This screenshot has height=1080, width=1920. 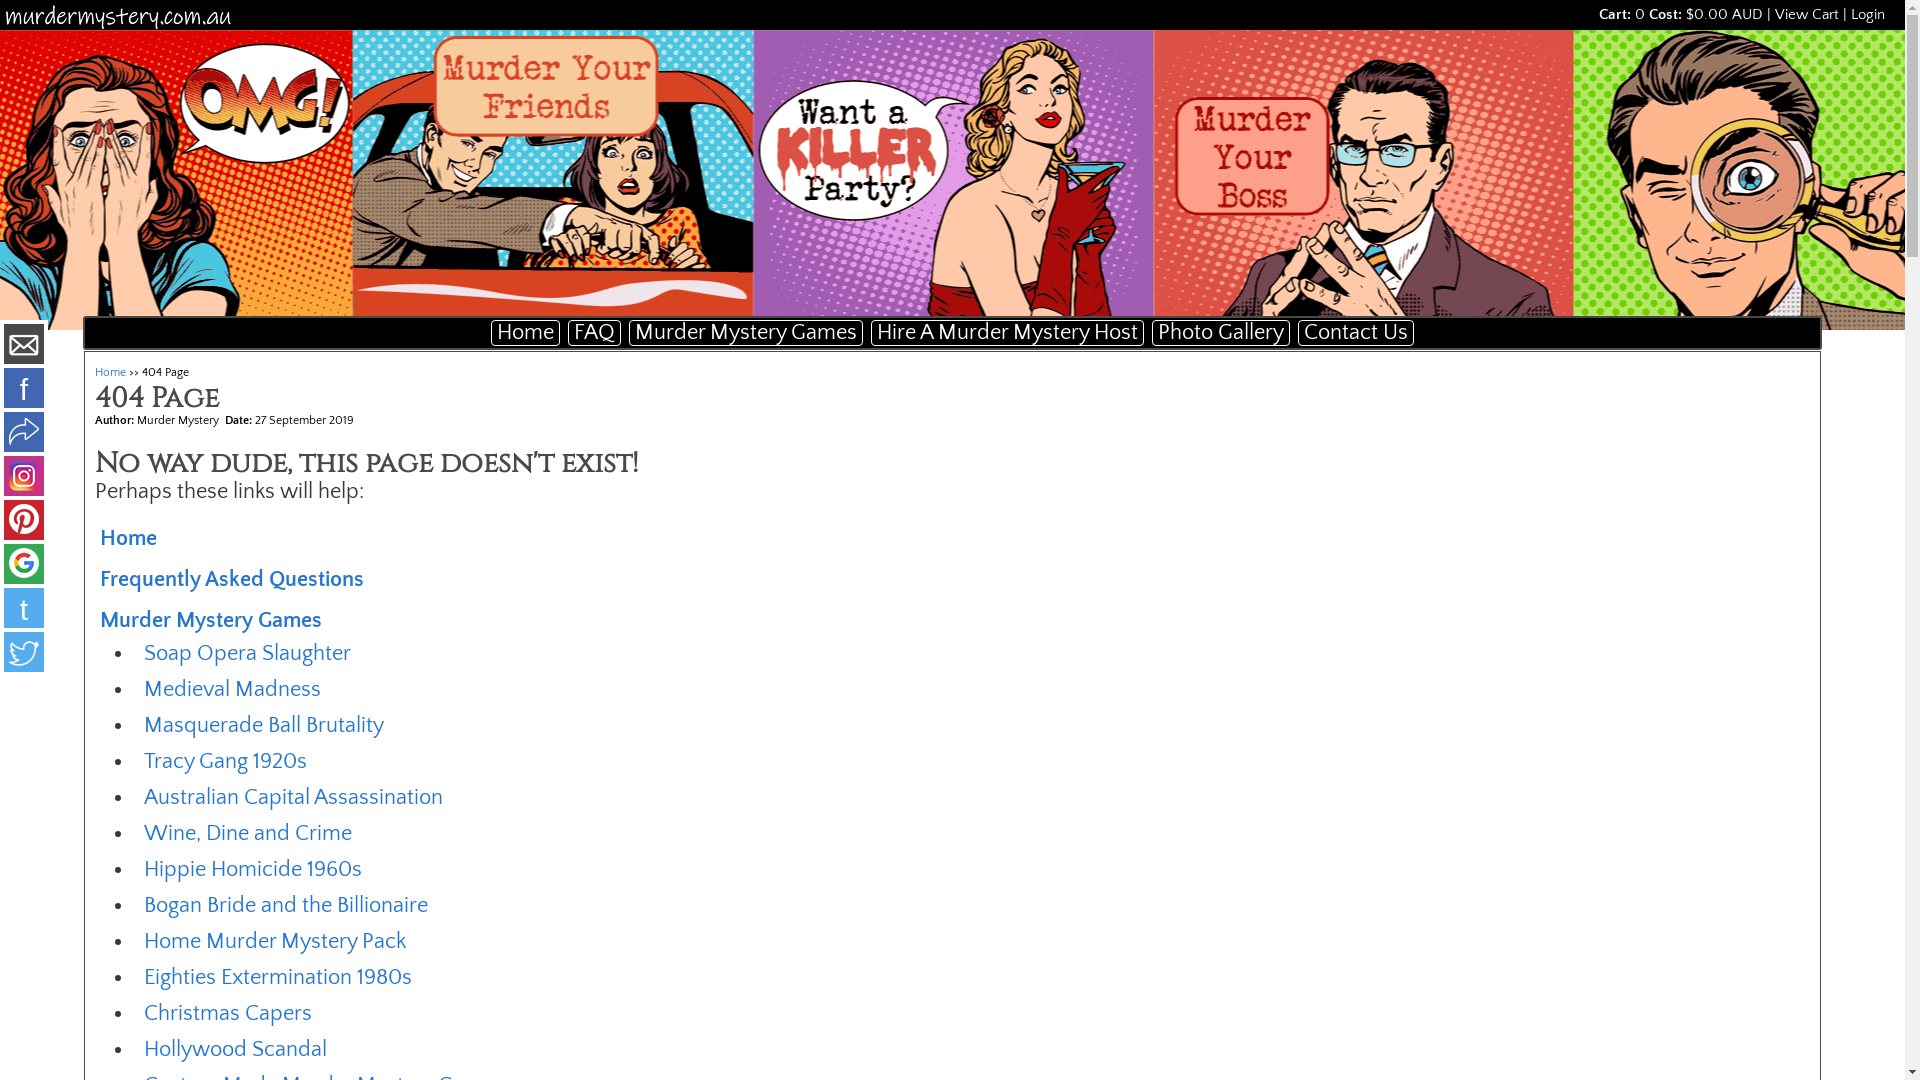 I want to click on 'FAQ', so click(x=593, y=331).